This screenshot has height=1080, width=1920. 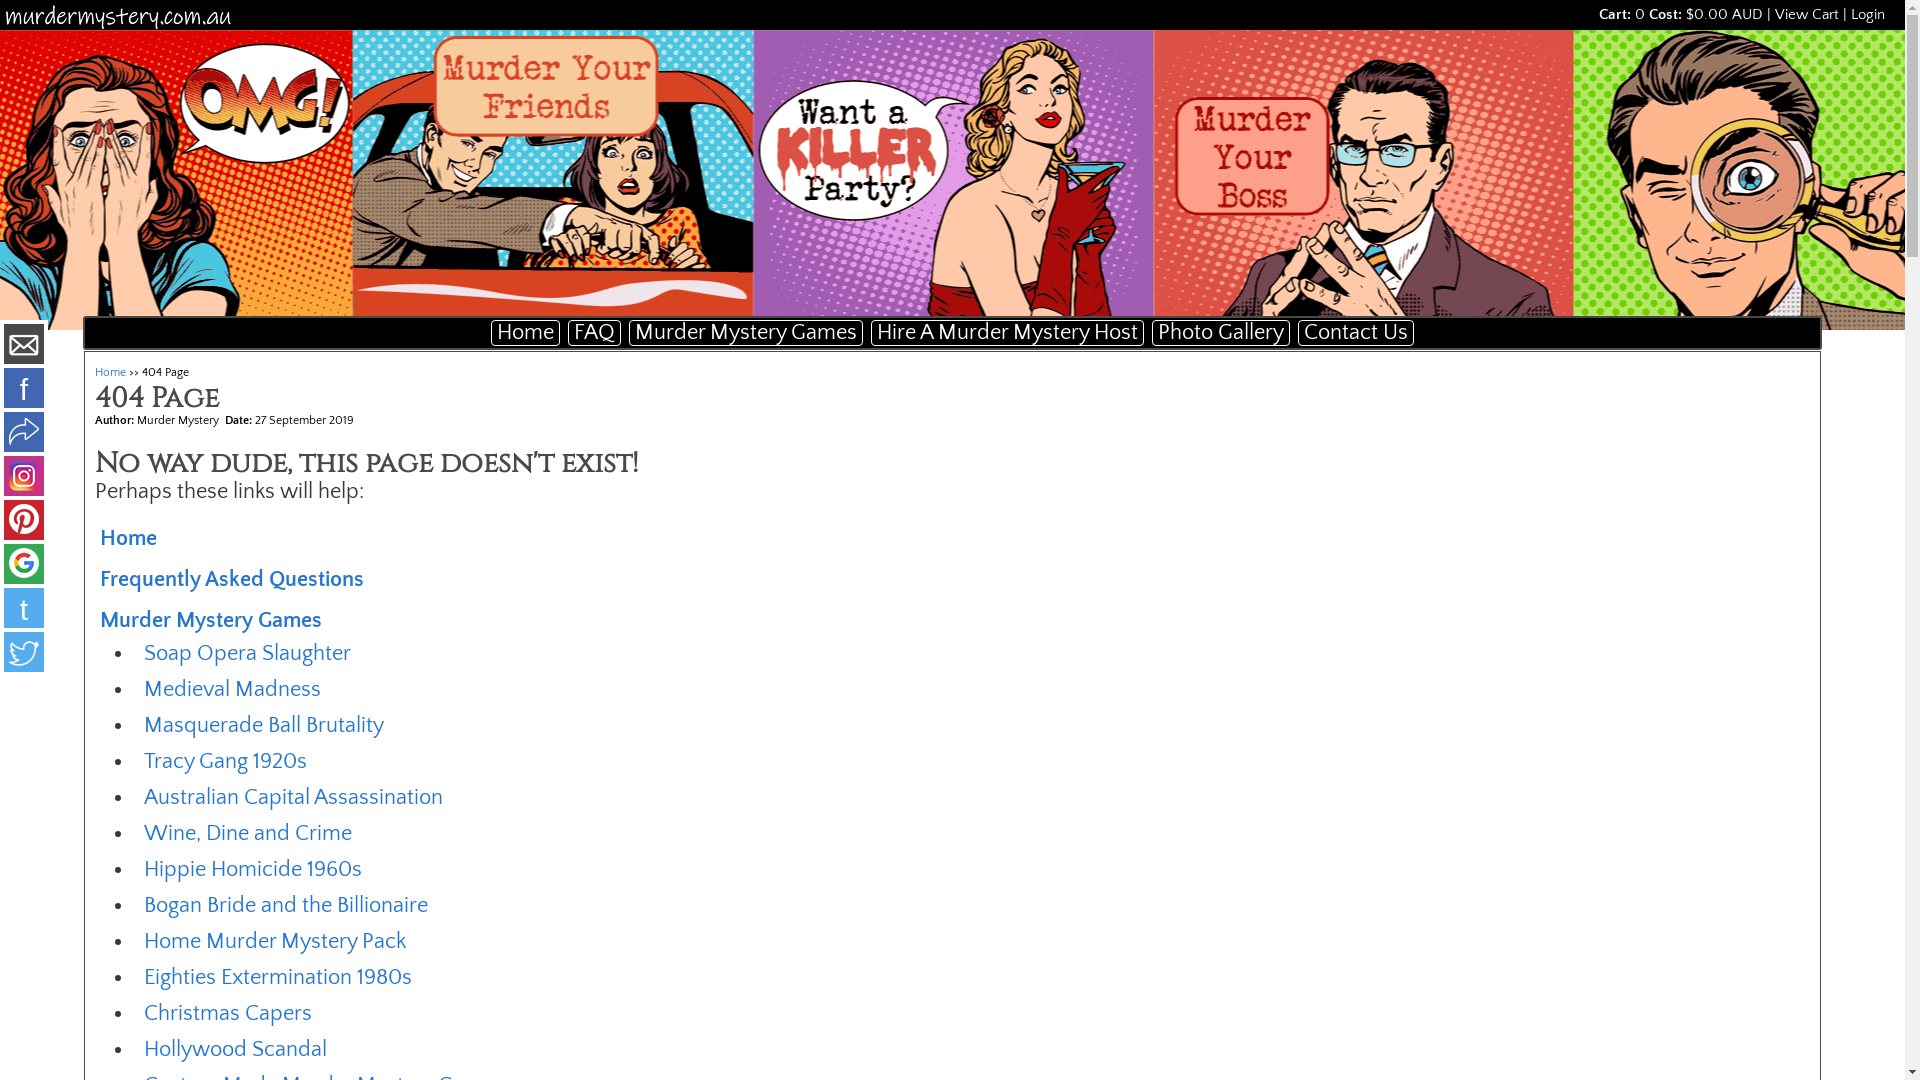 I want to click on 'FAQ', so click(x=593, y=331).